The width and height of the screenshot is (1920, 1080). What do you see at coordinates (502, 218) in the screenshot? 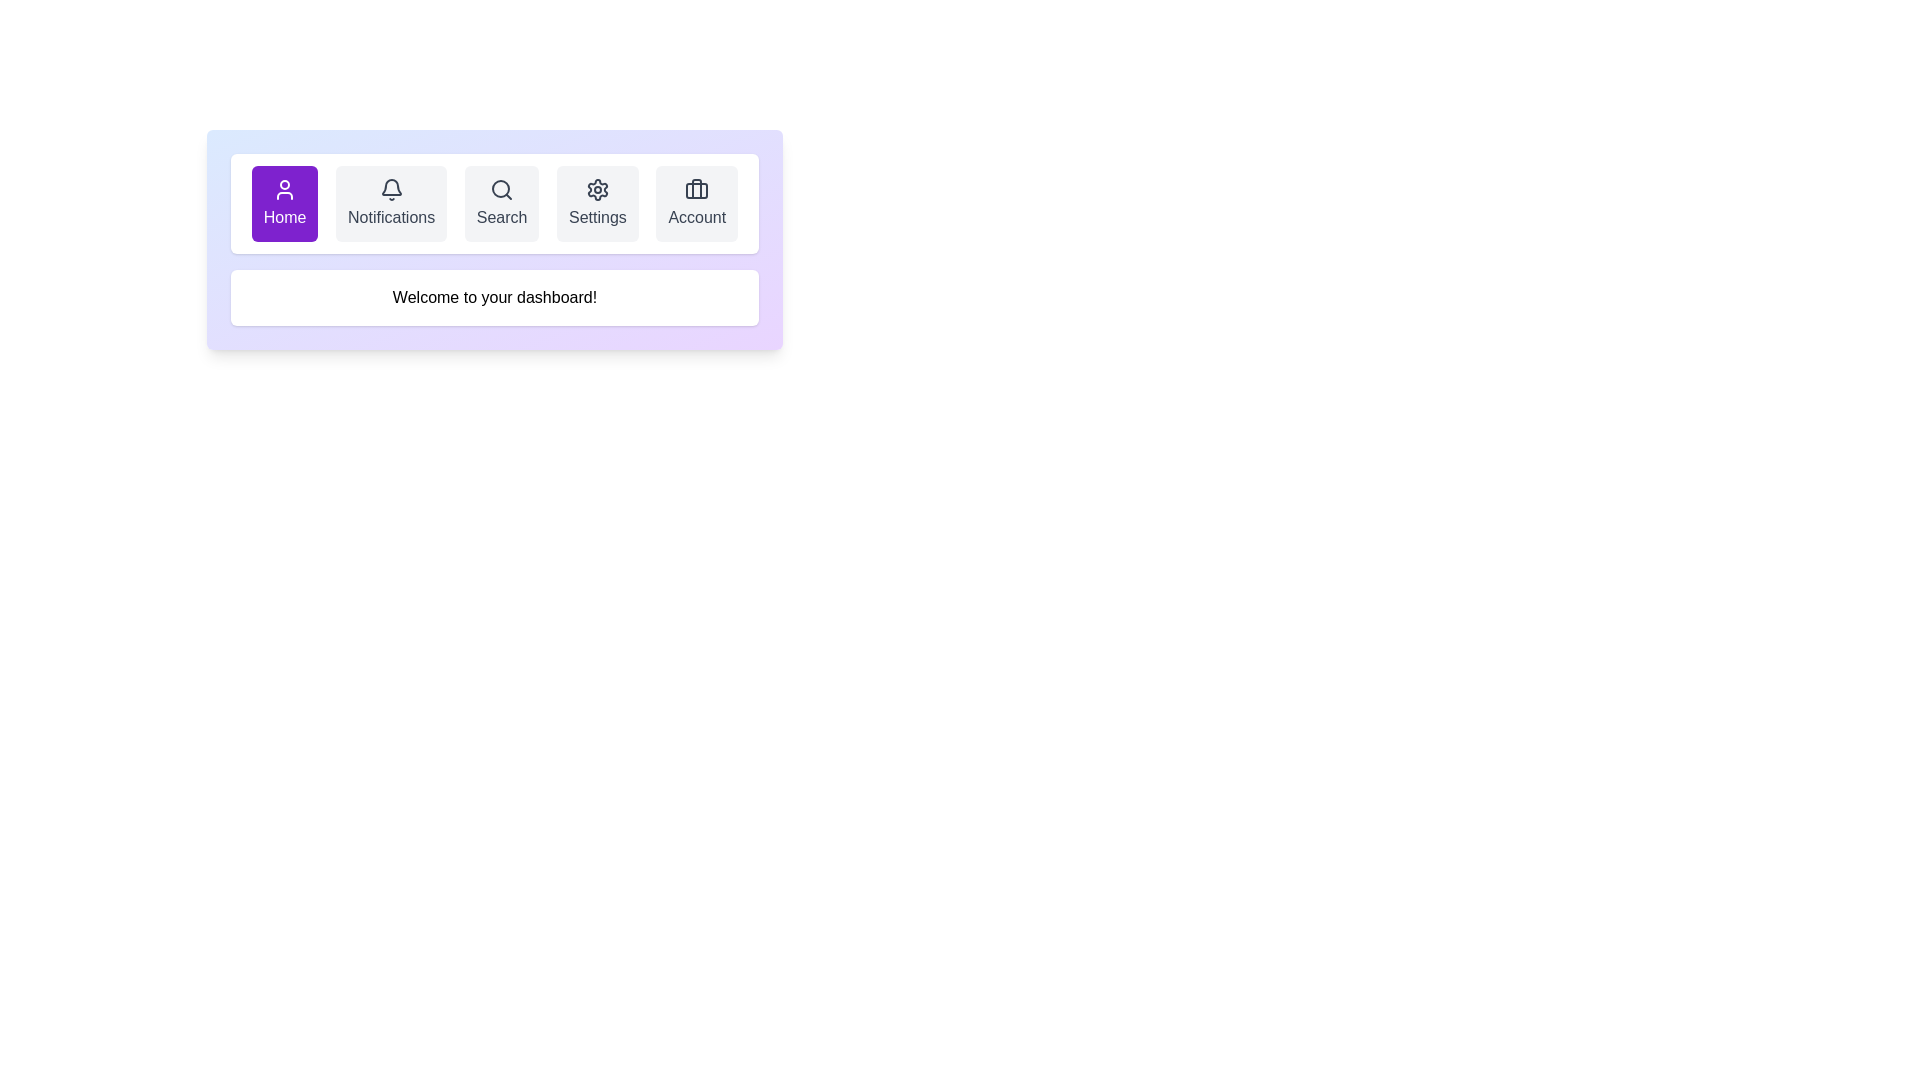
I see `the text label that describes the search button, located in the center of the button between 'Notifications' and 'Settings'` at bounding box center [502, 218].